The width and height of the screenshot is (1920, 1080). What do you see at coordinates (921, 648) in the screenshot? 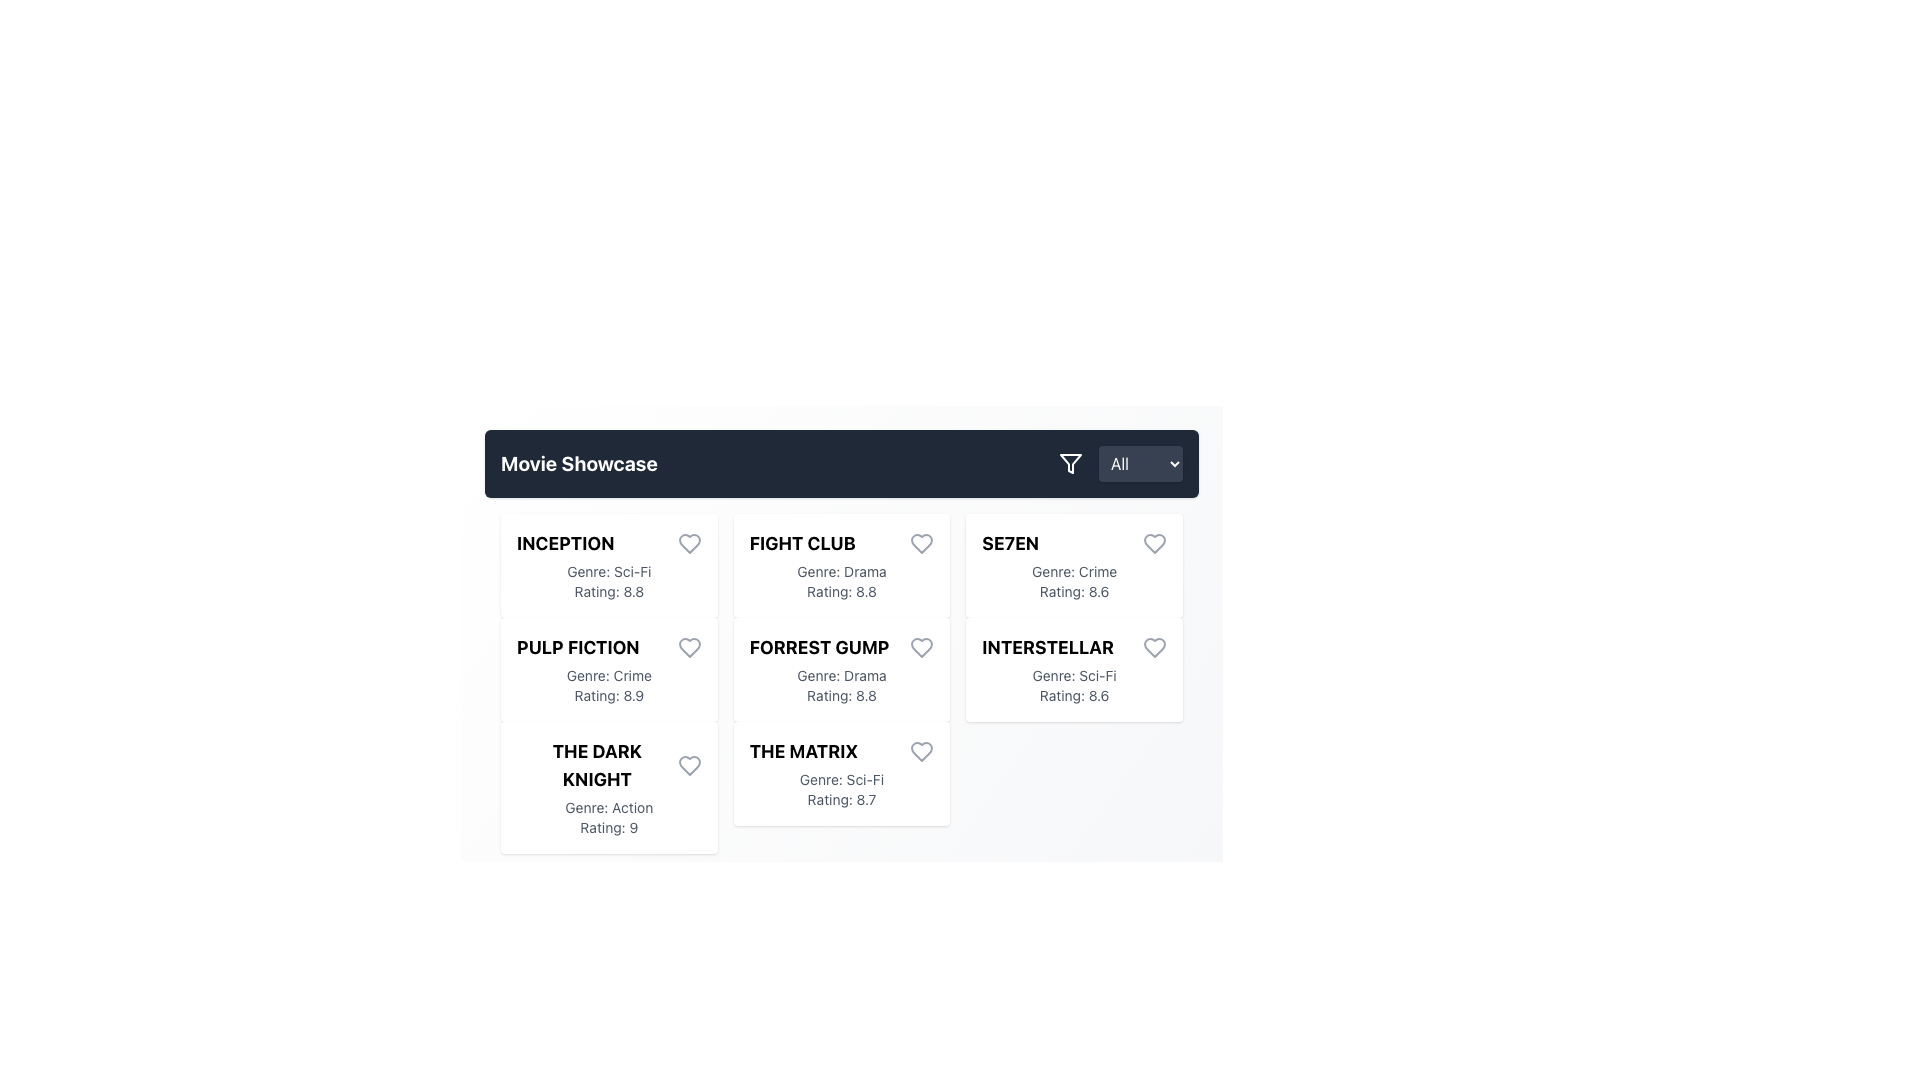
I see `the heart-shaped icon (Like/Favorite Marker) within the movie card for 'Forrest Gump', which is located in the top-right corner of the card` at bounding box center [921, 648].